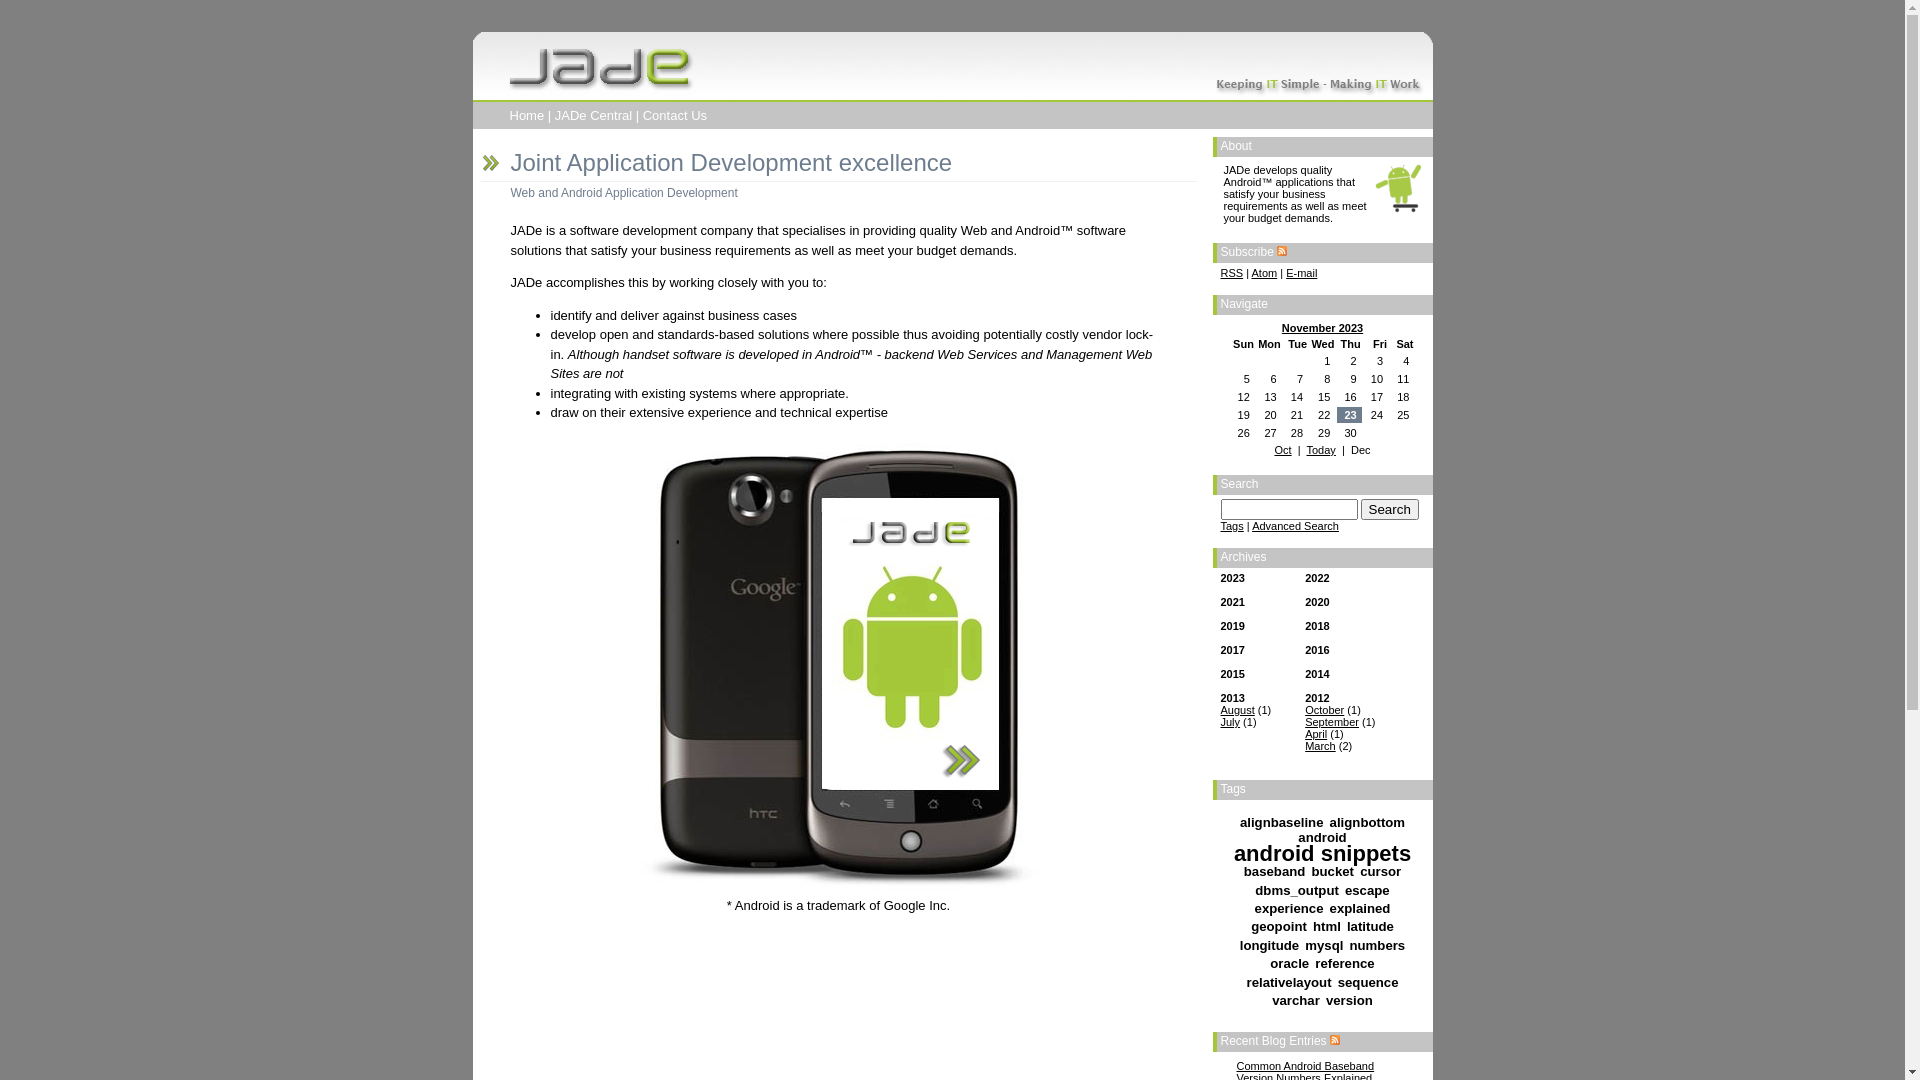  I want to click on 'E-mail', so click(1301, 273).